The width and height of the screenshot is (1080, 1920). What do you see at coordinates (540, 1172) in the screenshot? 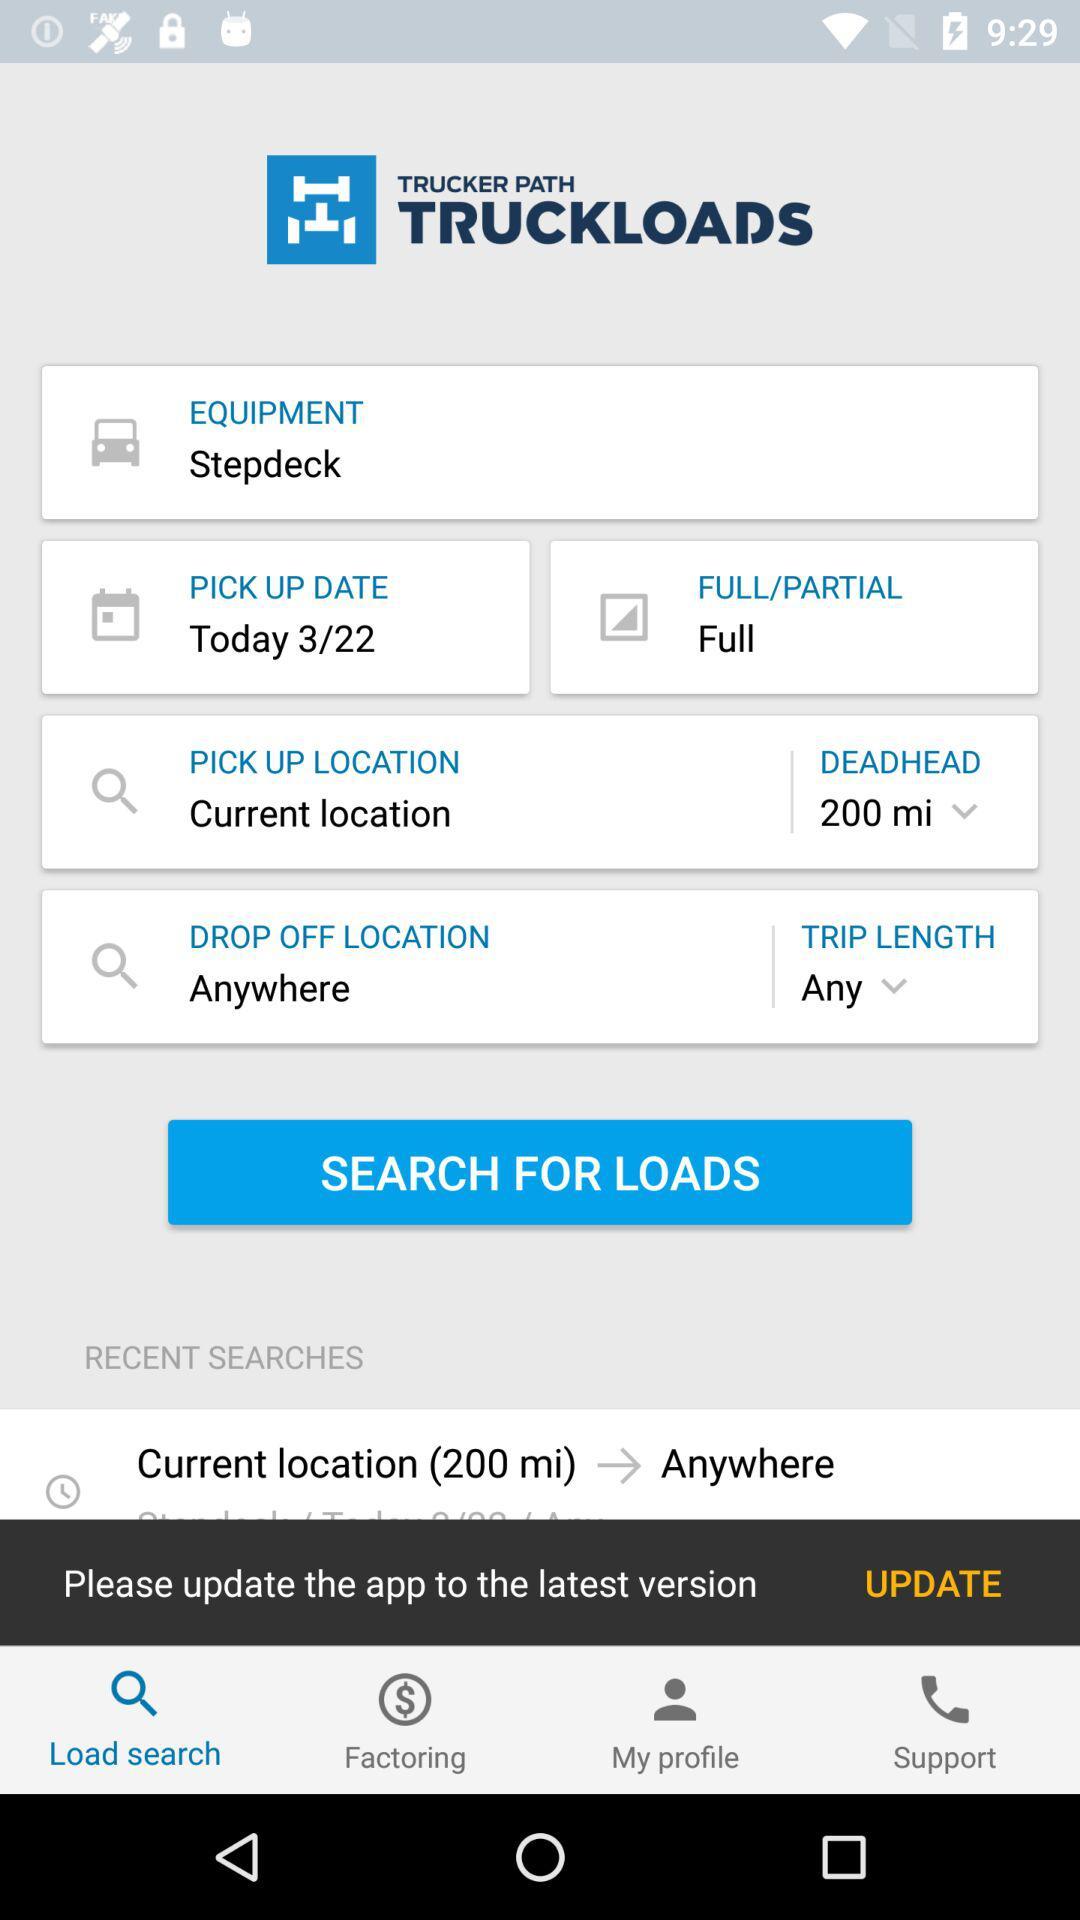
I see `the item at the center` at bounding box center [540, 1172].